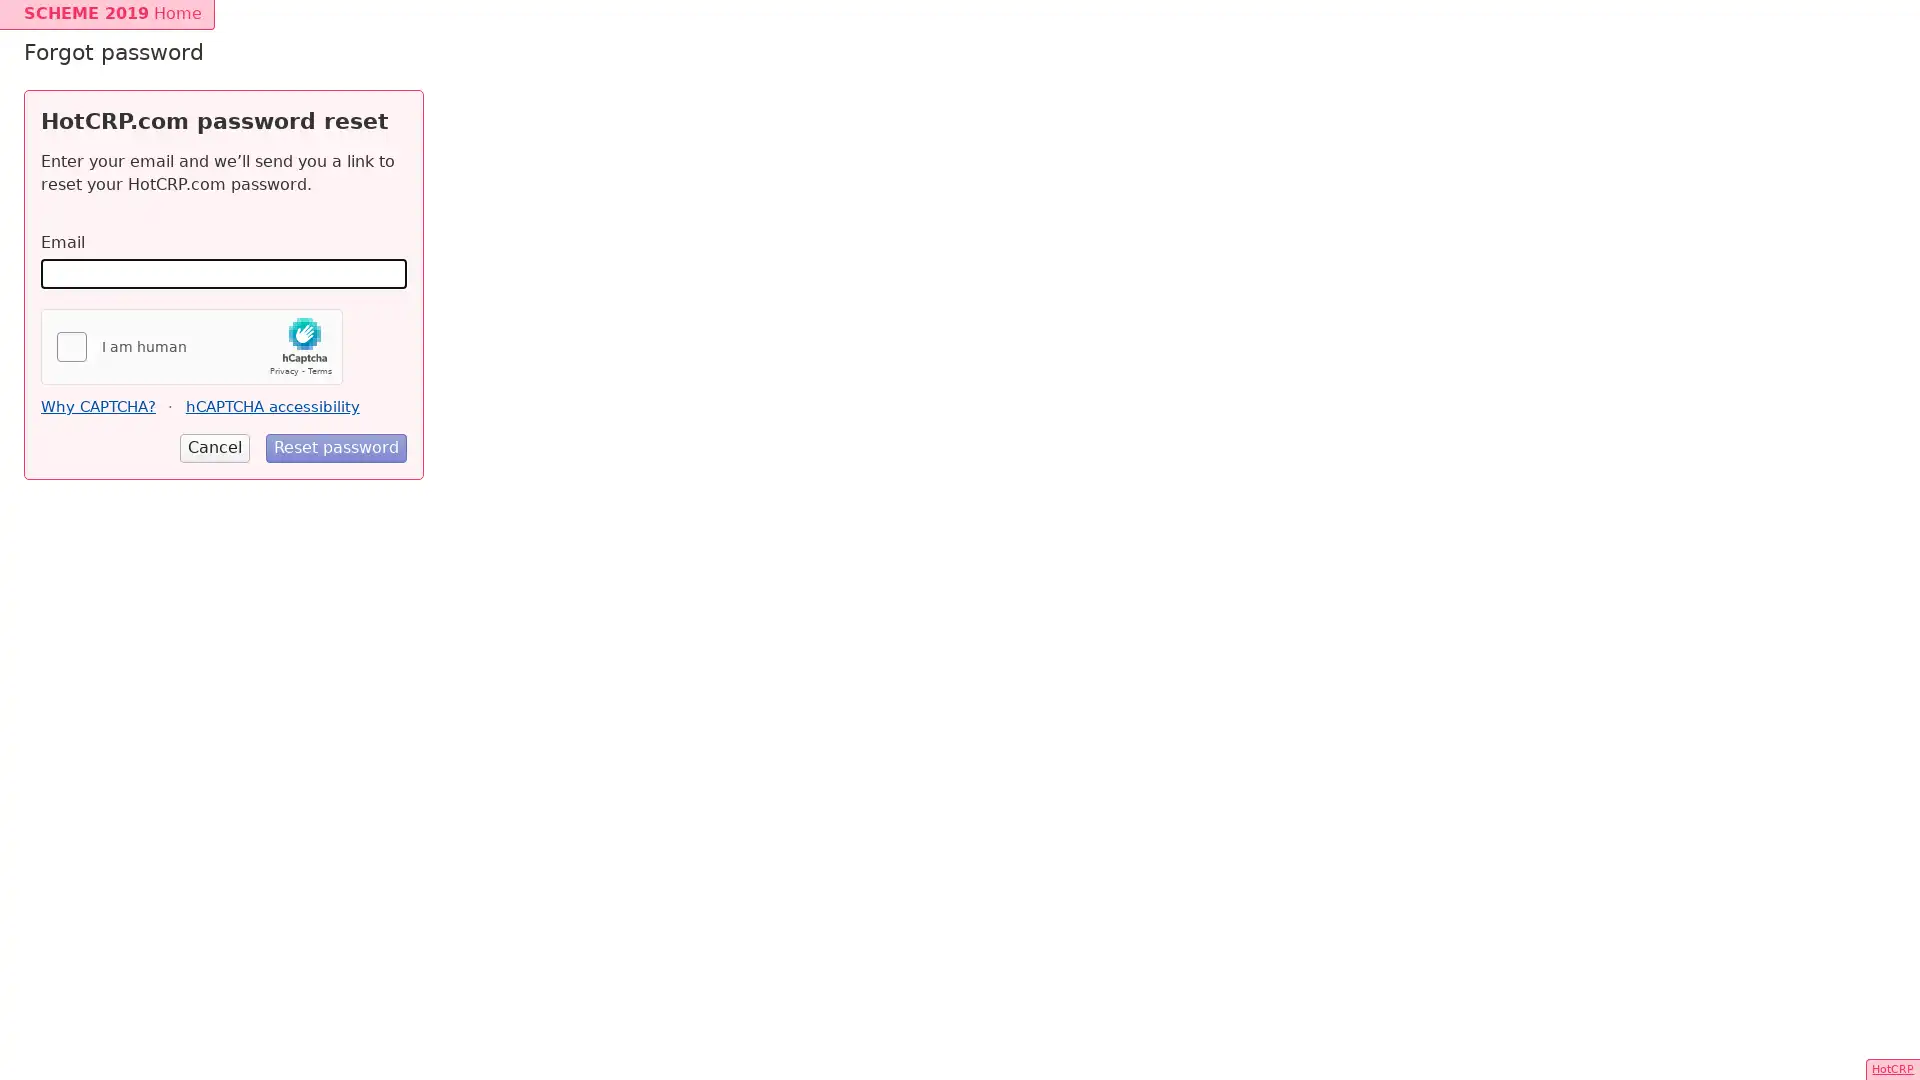 The height and width of the screenshot is (1080, 1920). Describe the element at coordinates (215, 446) in the screenshot. I see `Cancel` at that location.